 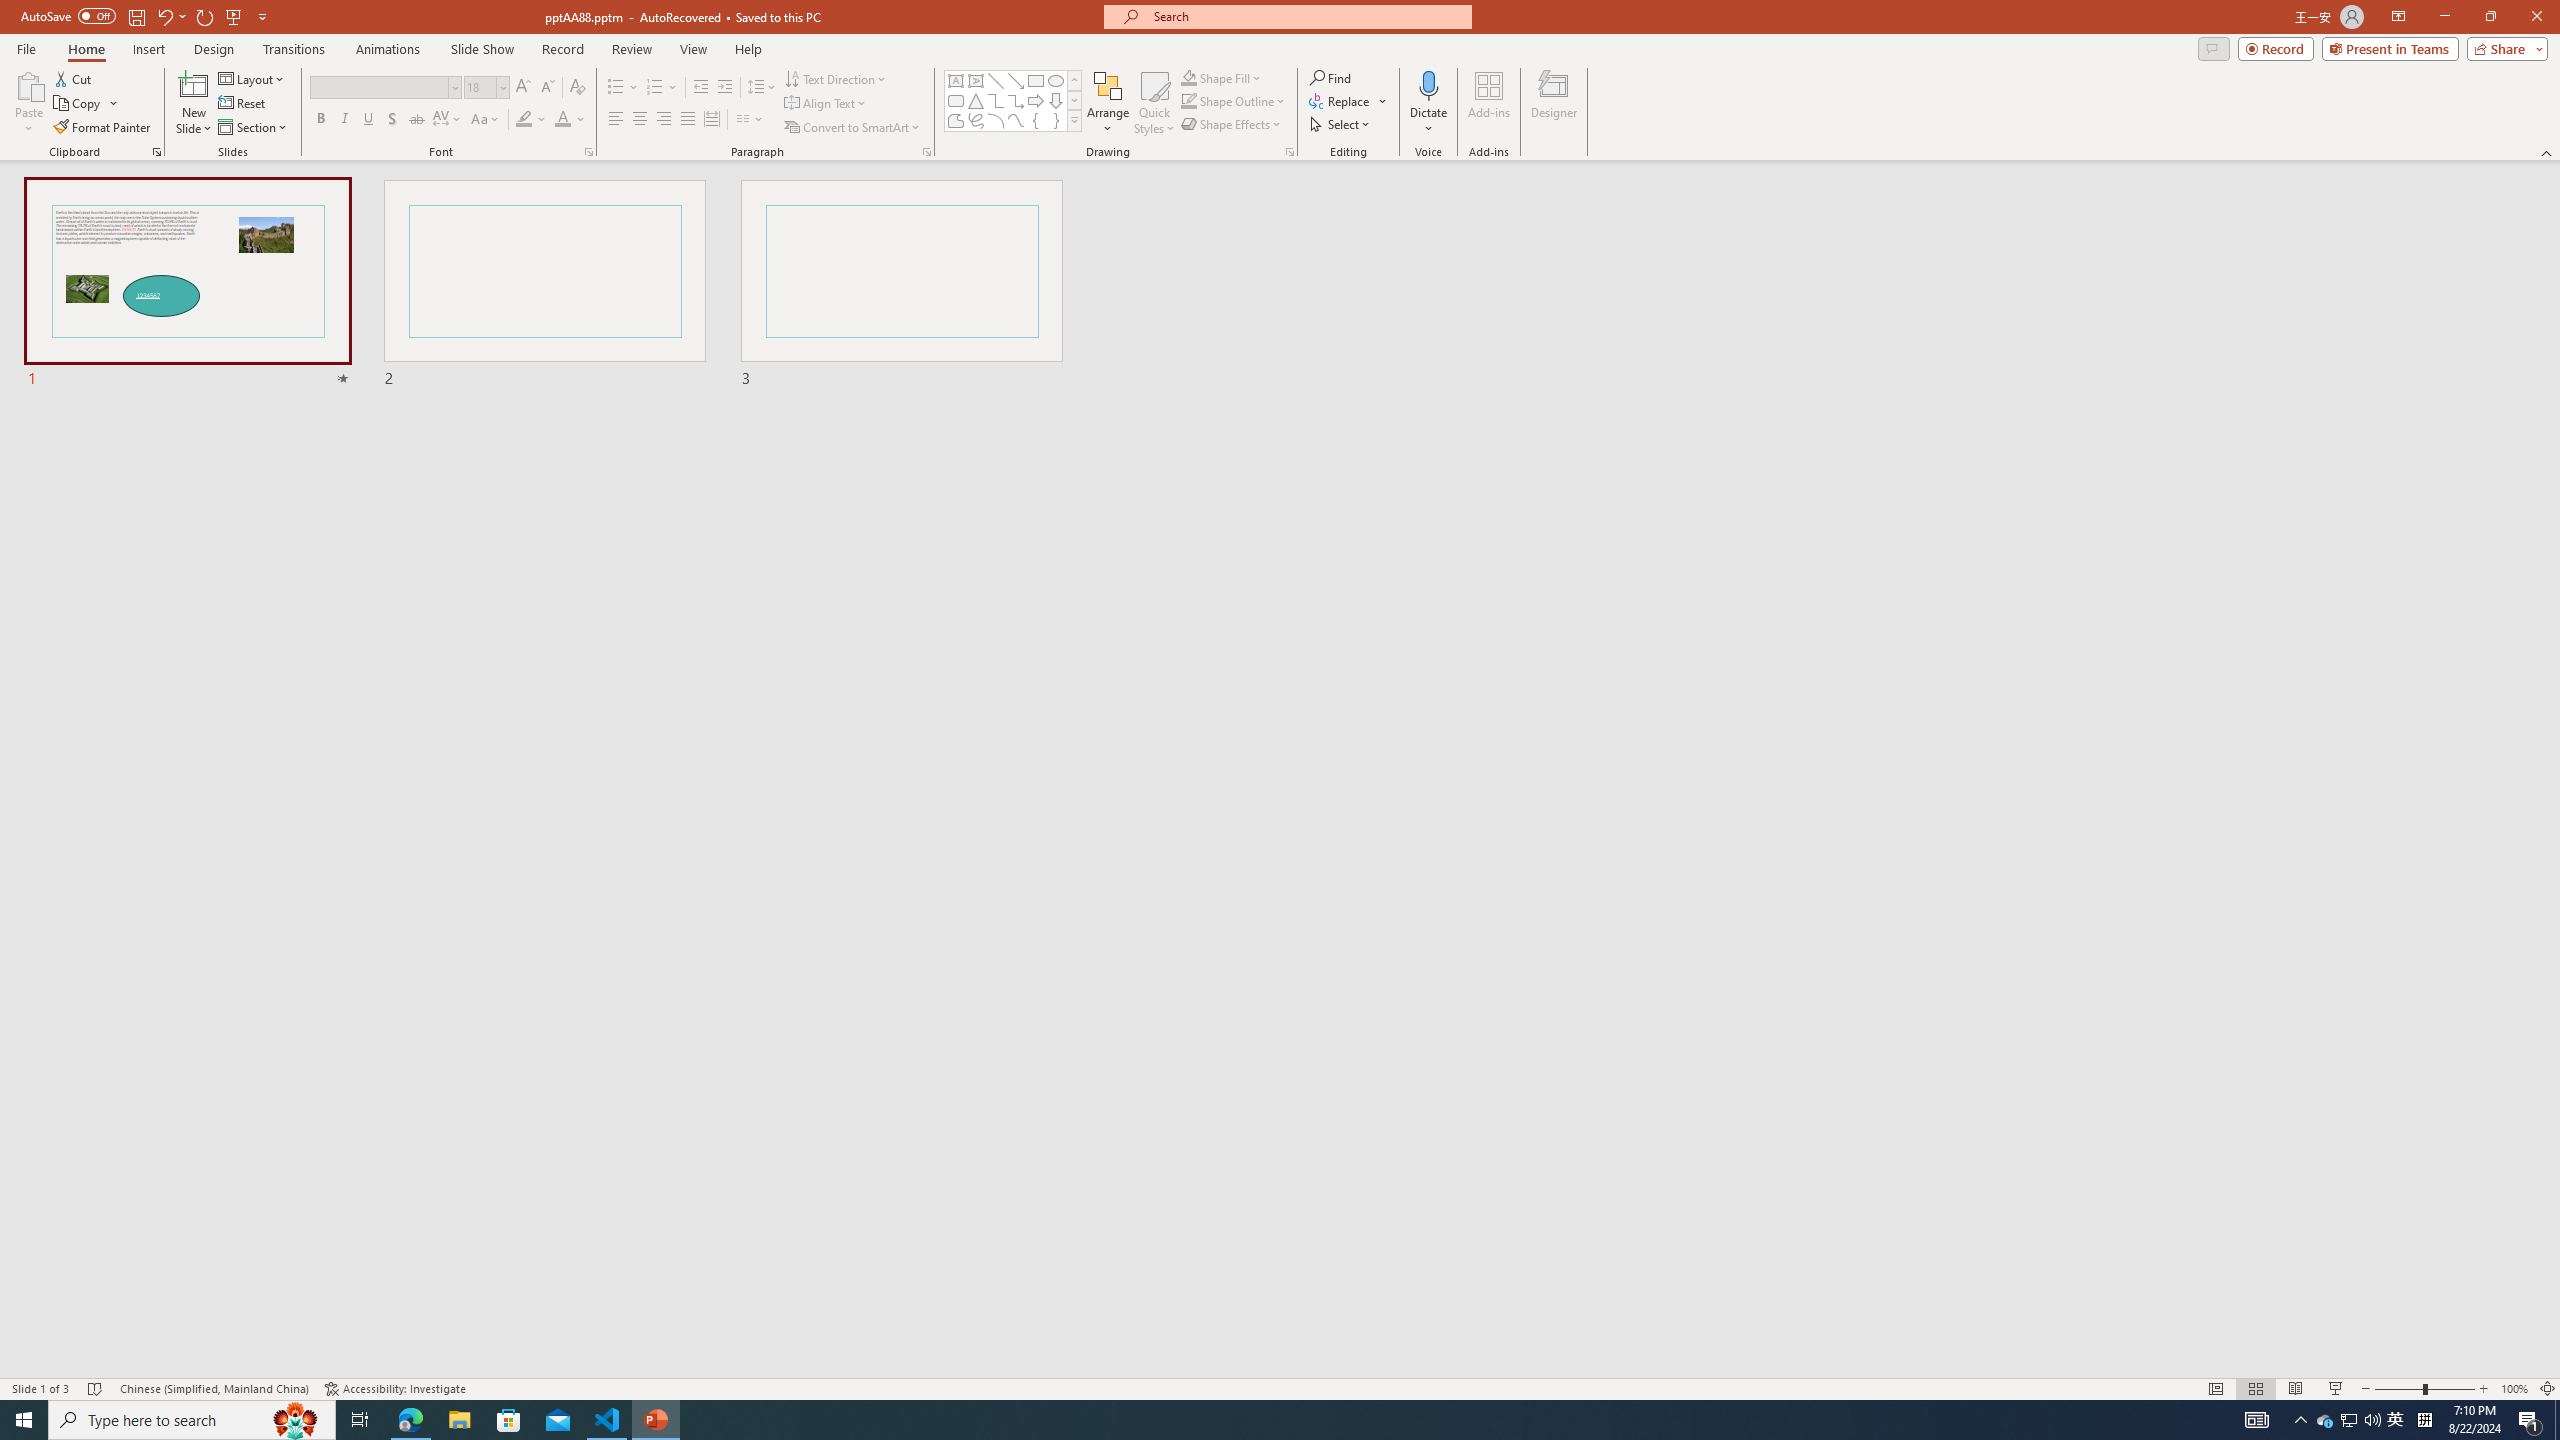 What do you see at coordinates (836, 78) in the screenshot?
I see `'Text Direction'` at bounding box center [836, 78].